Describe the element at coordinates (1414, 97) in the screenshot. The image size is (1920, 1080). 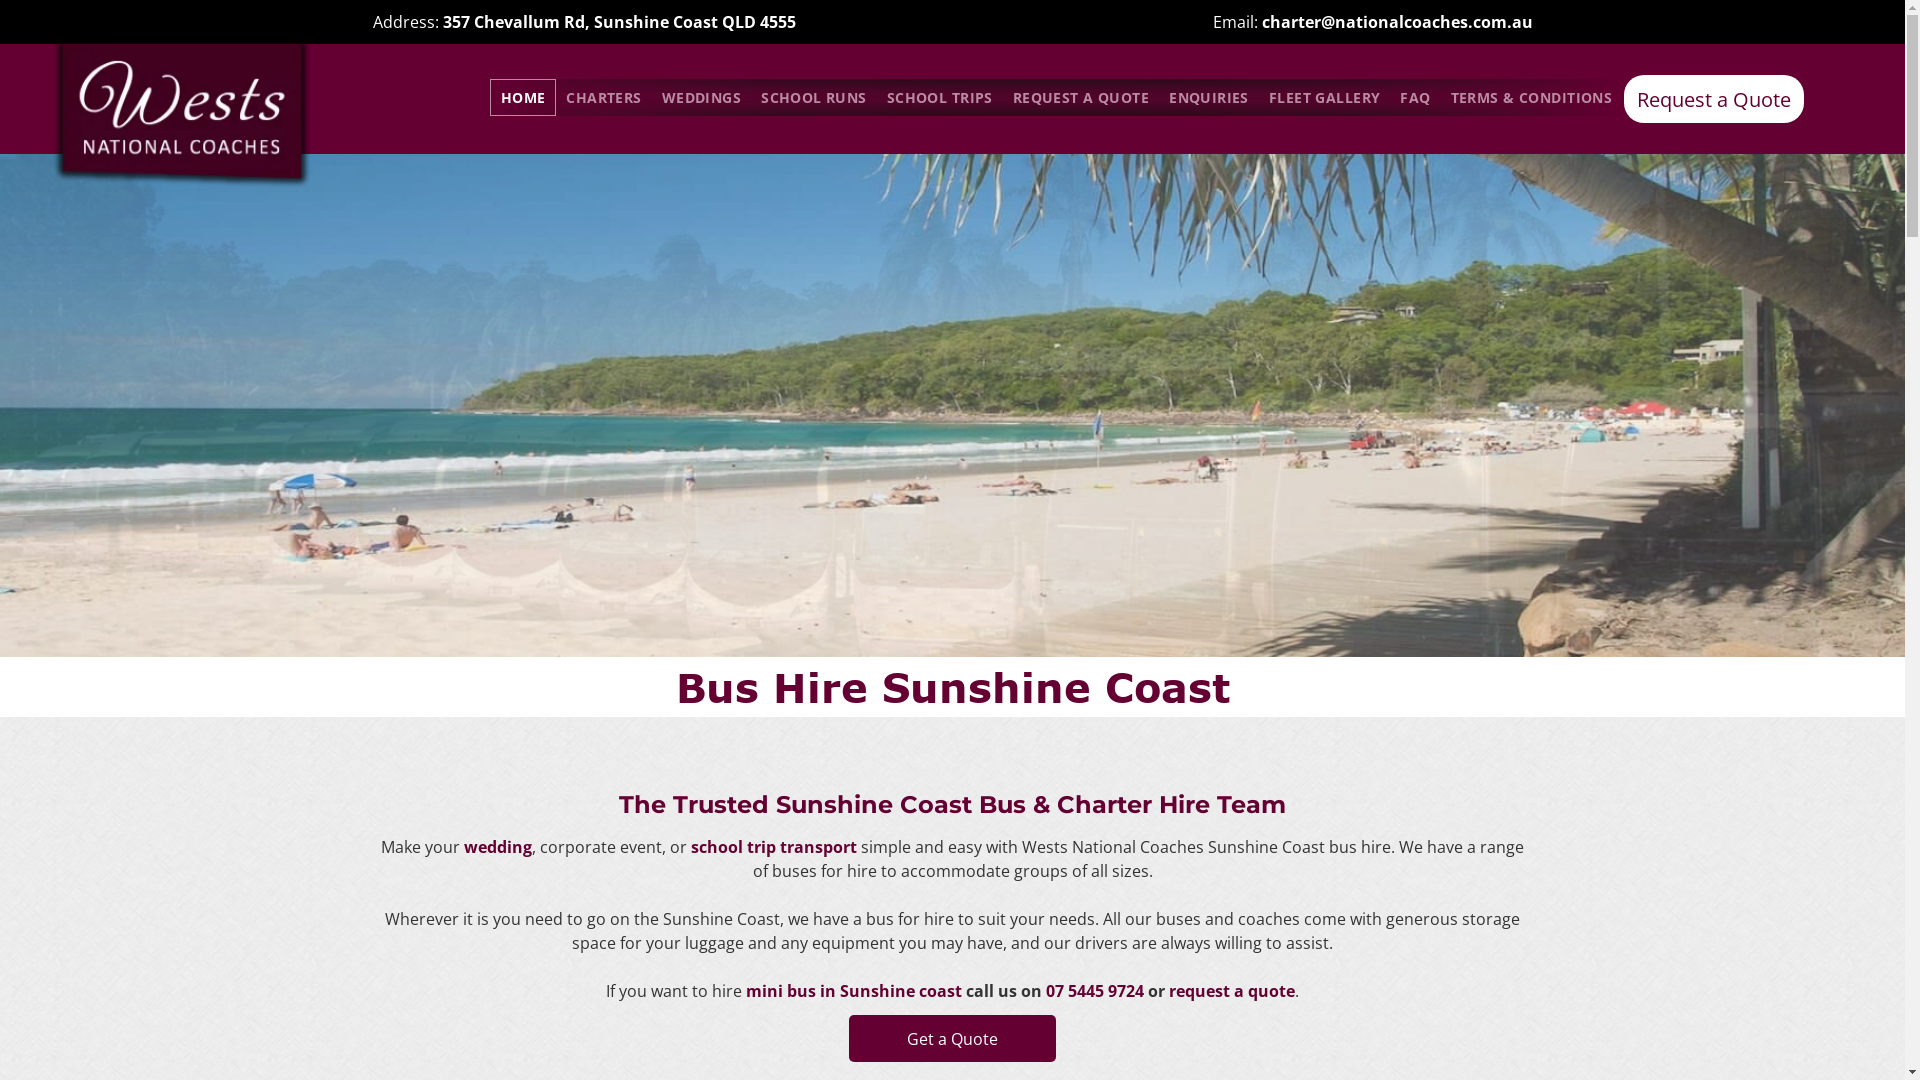
I see `'FAQ'` at that location.